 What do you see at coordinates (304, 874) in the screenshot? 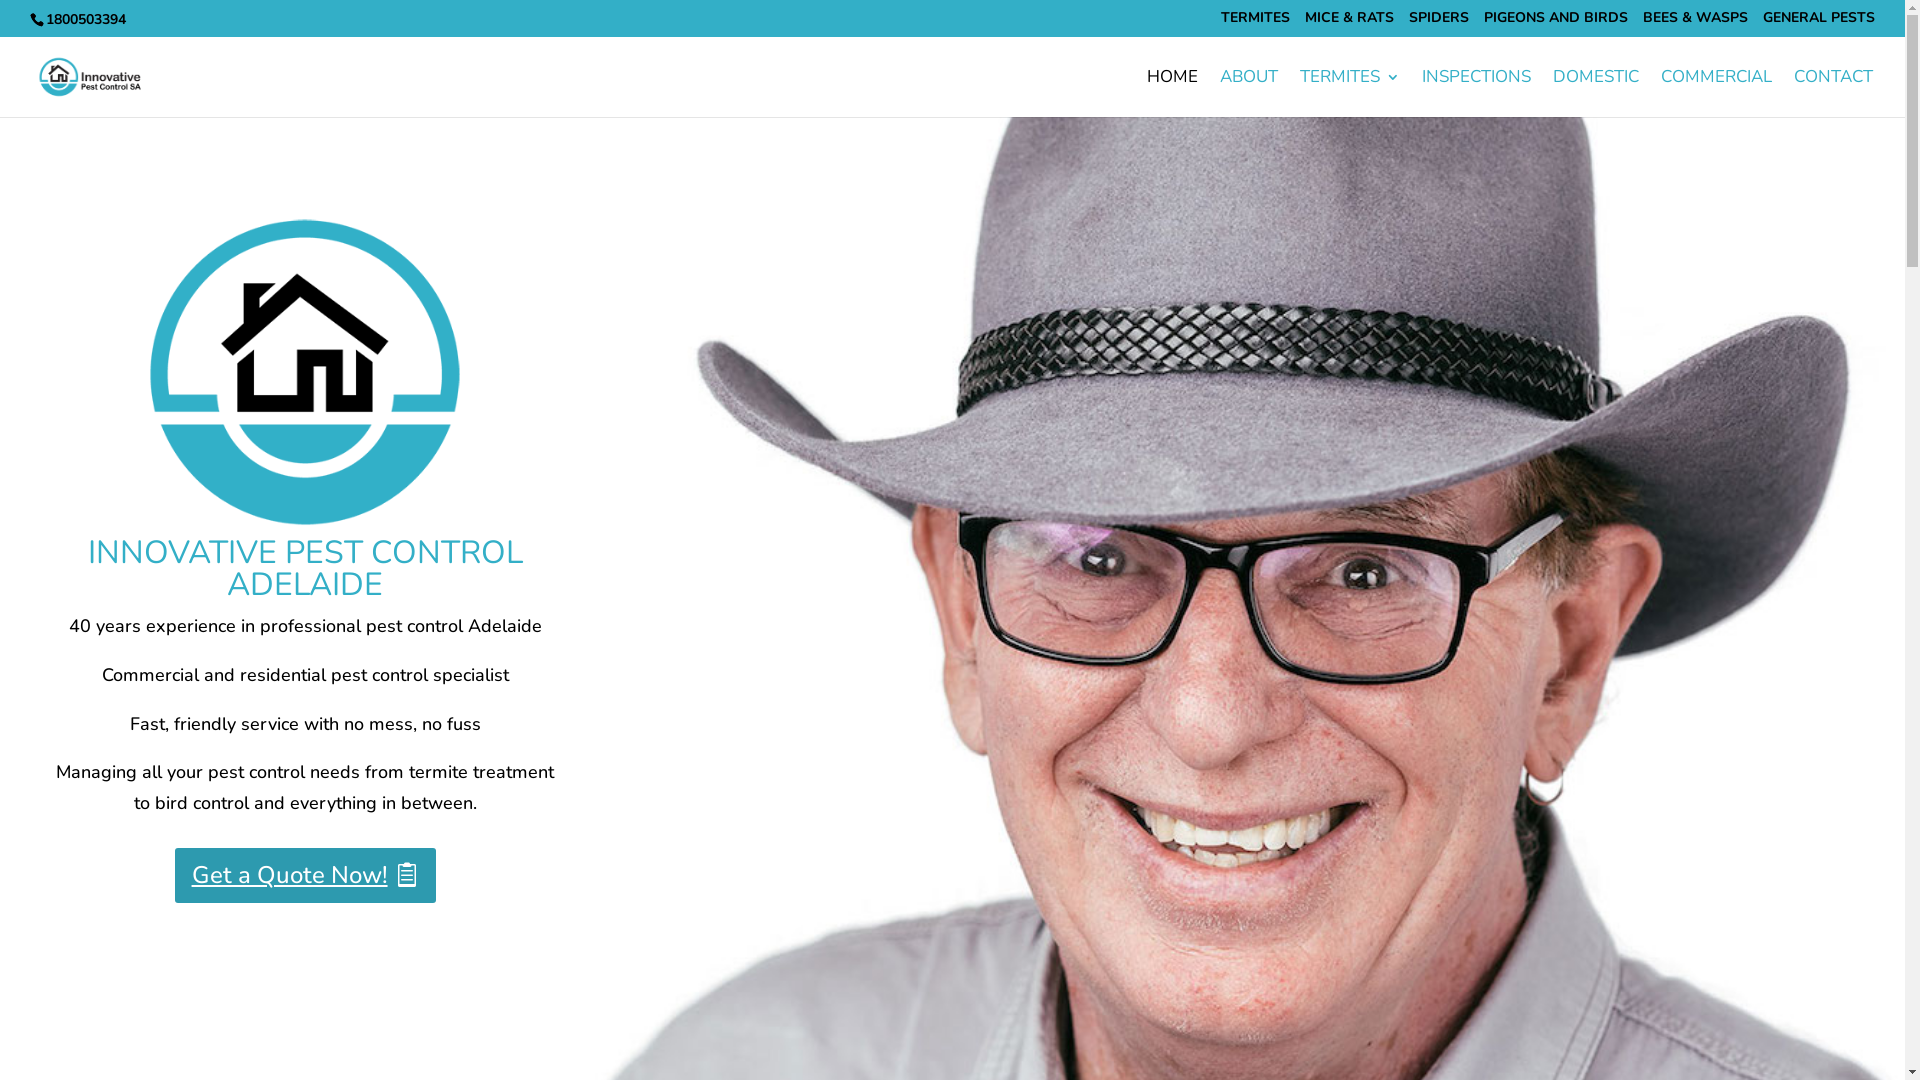
I see `'Get a Quote Now!'` at bounding box center [304, 874].